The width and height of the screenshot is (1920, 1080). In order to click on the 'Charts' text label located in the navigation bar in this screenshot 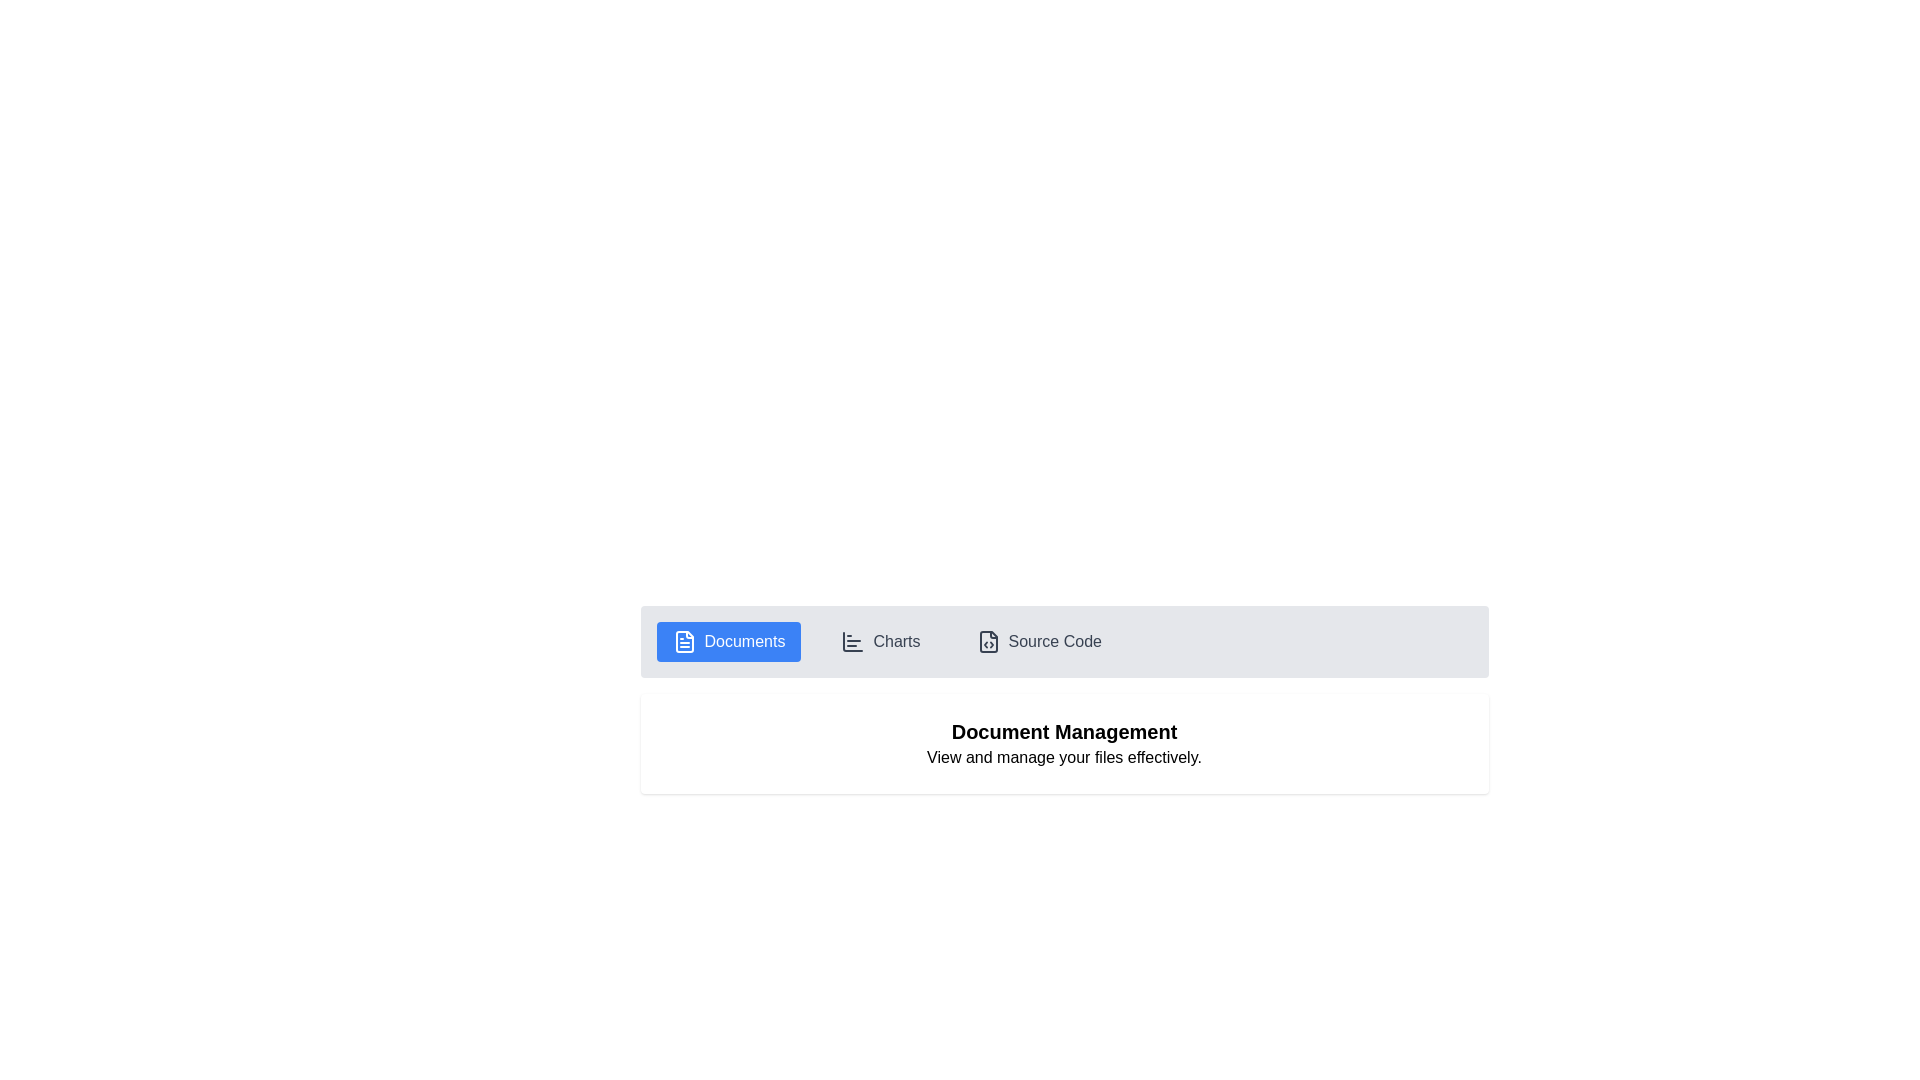, I will do `click(896, 641)`.